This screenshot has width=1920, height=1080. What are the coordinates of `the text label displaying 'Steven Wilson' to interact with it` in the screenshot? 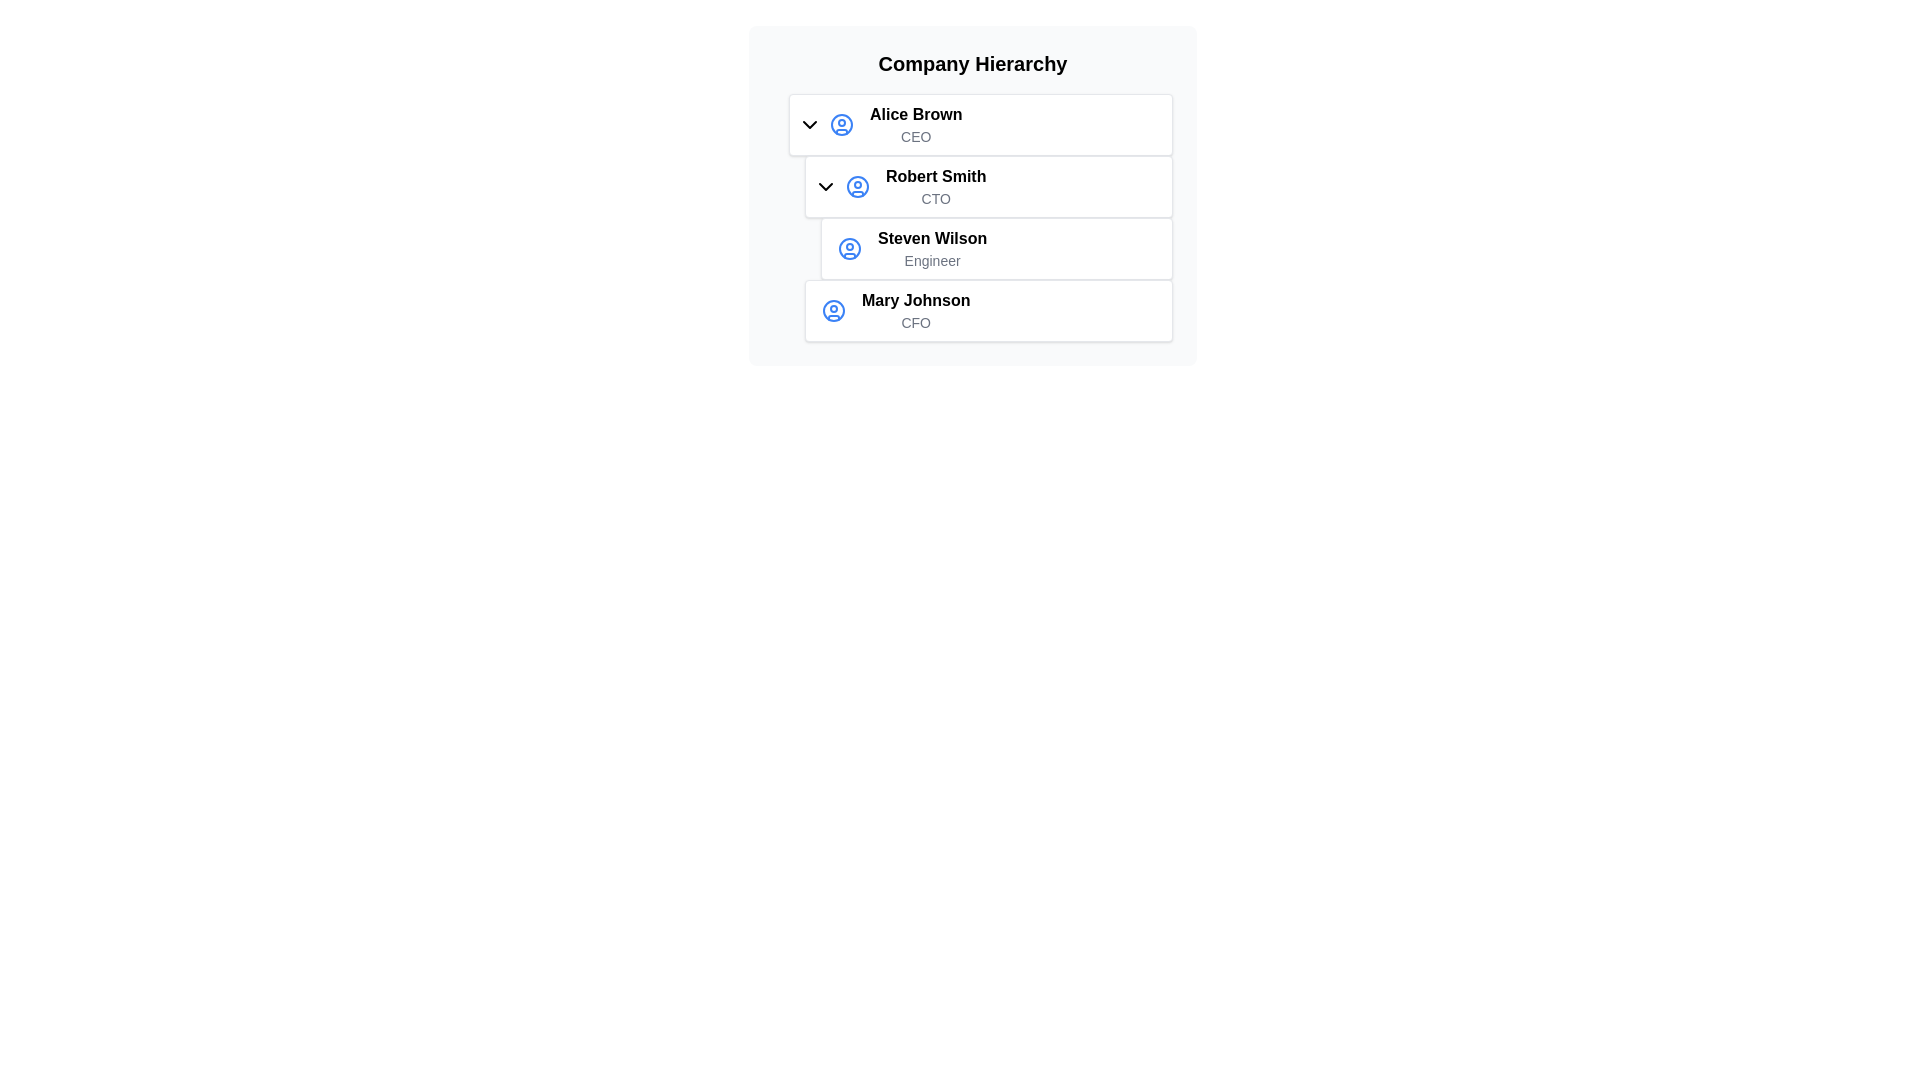 It's located at (931, 238).